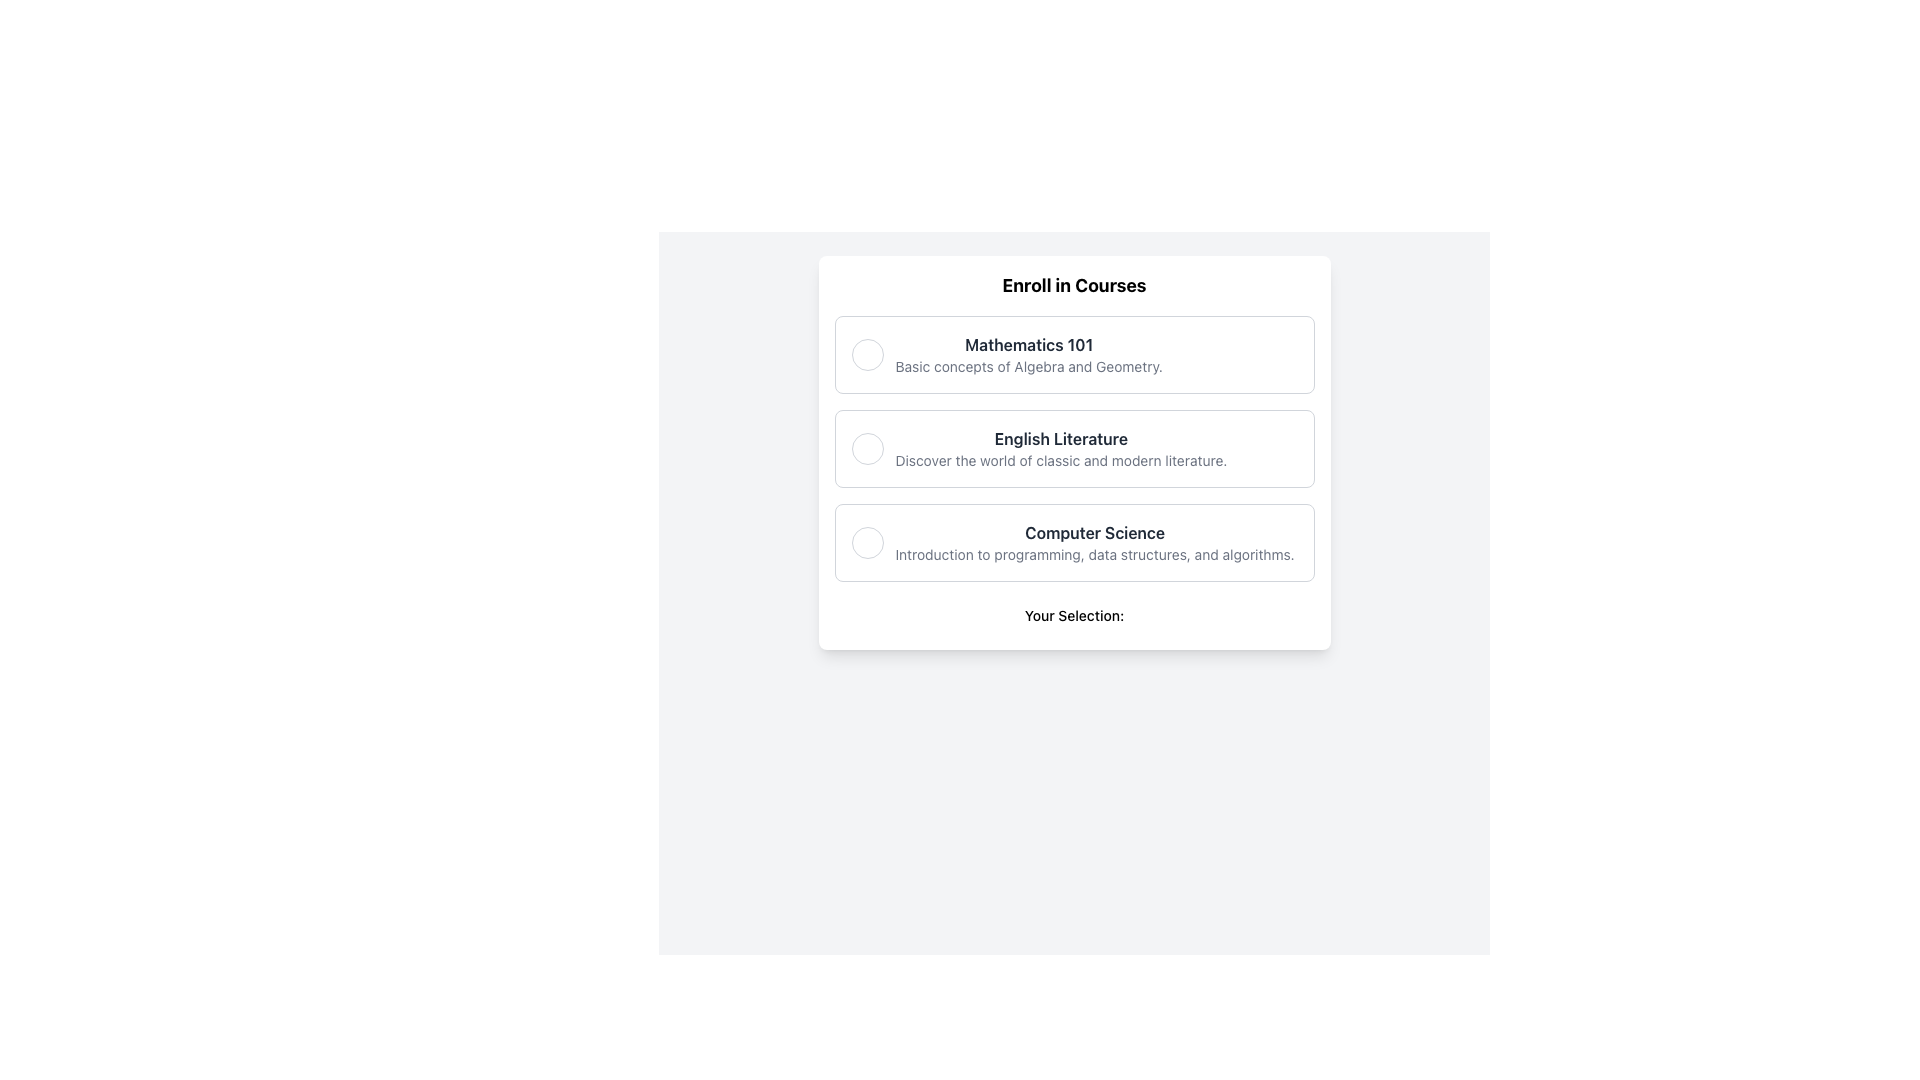 The image size is (1920, 1080). I want to click on the selectable list item displaying 'English Literature', so click(1060, 447).